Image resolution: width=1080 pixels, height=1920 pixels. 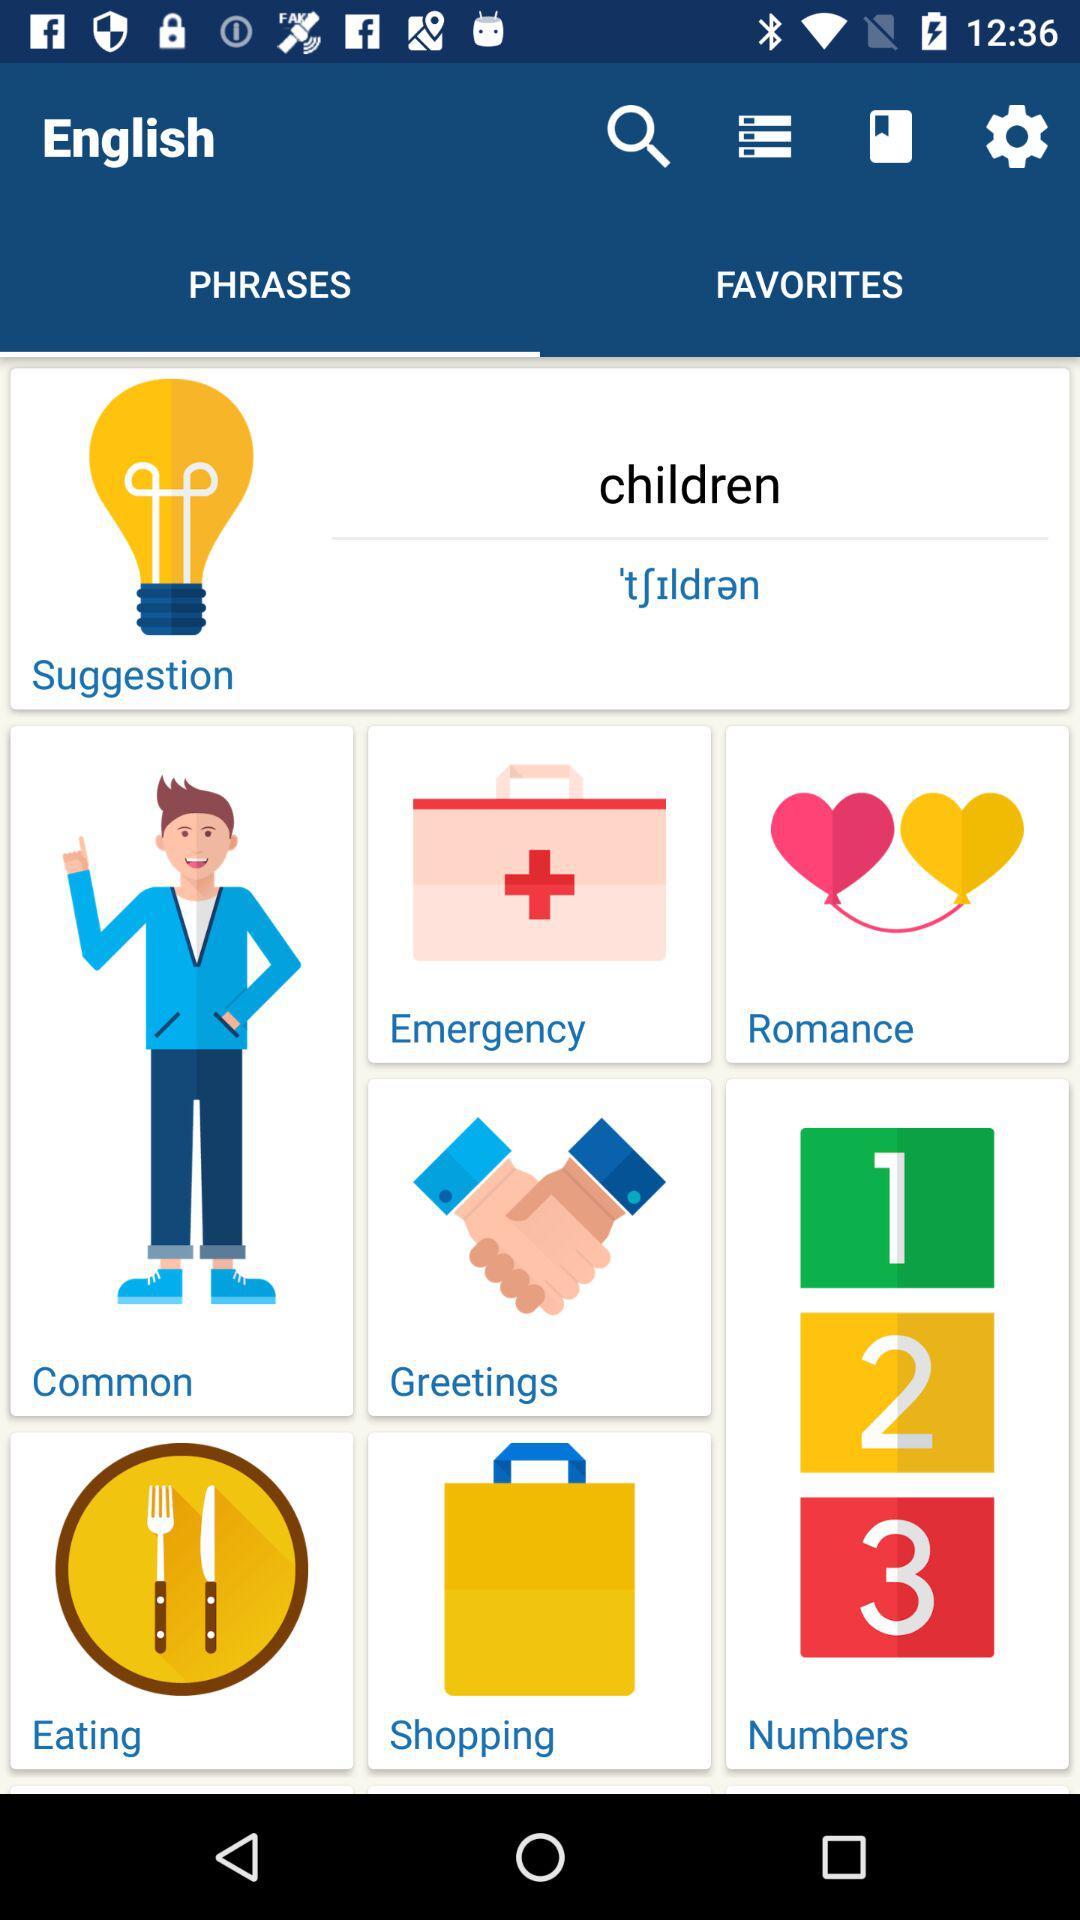 I want to click on the icon above favorites item, so click(x=764, y=135).